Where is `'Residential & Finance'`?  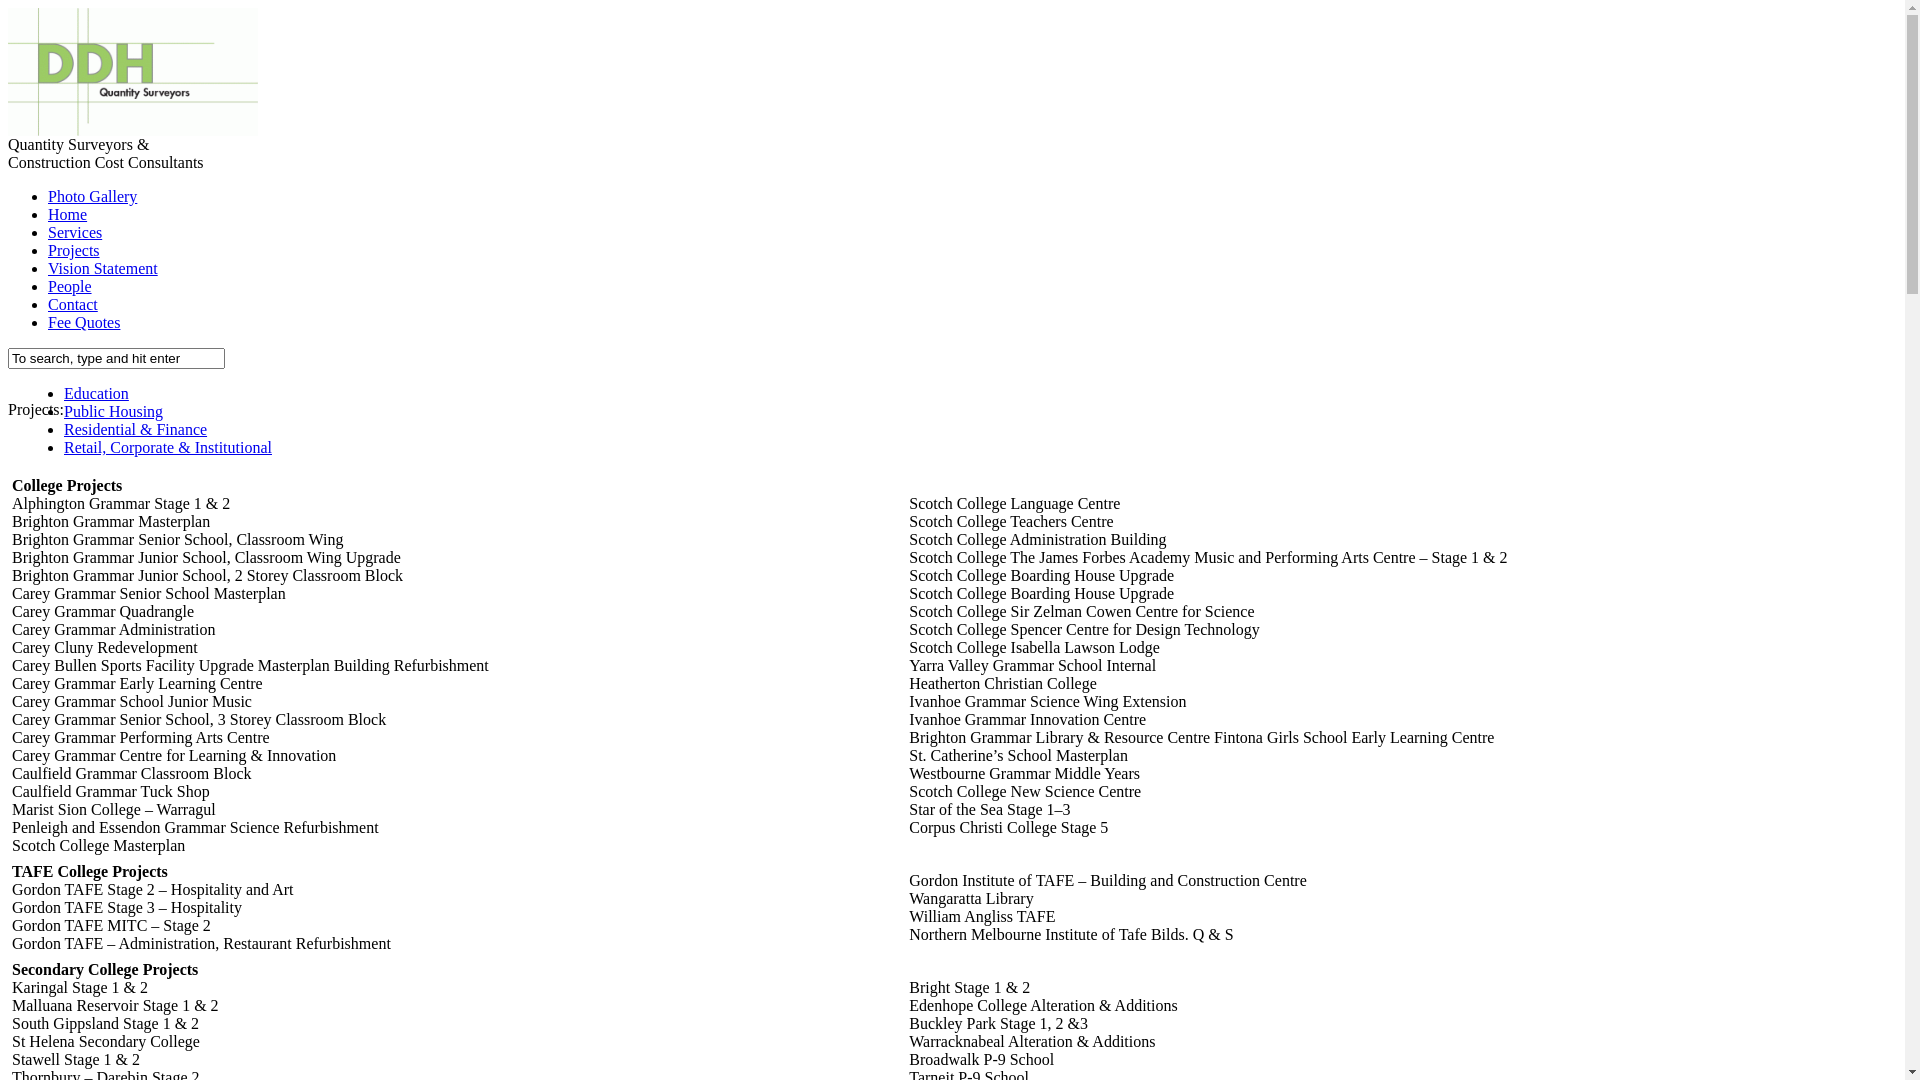 'Residential & Finance' is located at coordinates (134, 428).